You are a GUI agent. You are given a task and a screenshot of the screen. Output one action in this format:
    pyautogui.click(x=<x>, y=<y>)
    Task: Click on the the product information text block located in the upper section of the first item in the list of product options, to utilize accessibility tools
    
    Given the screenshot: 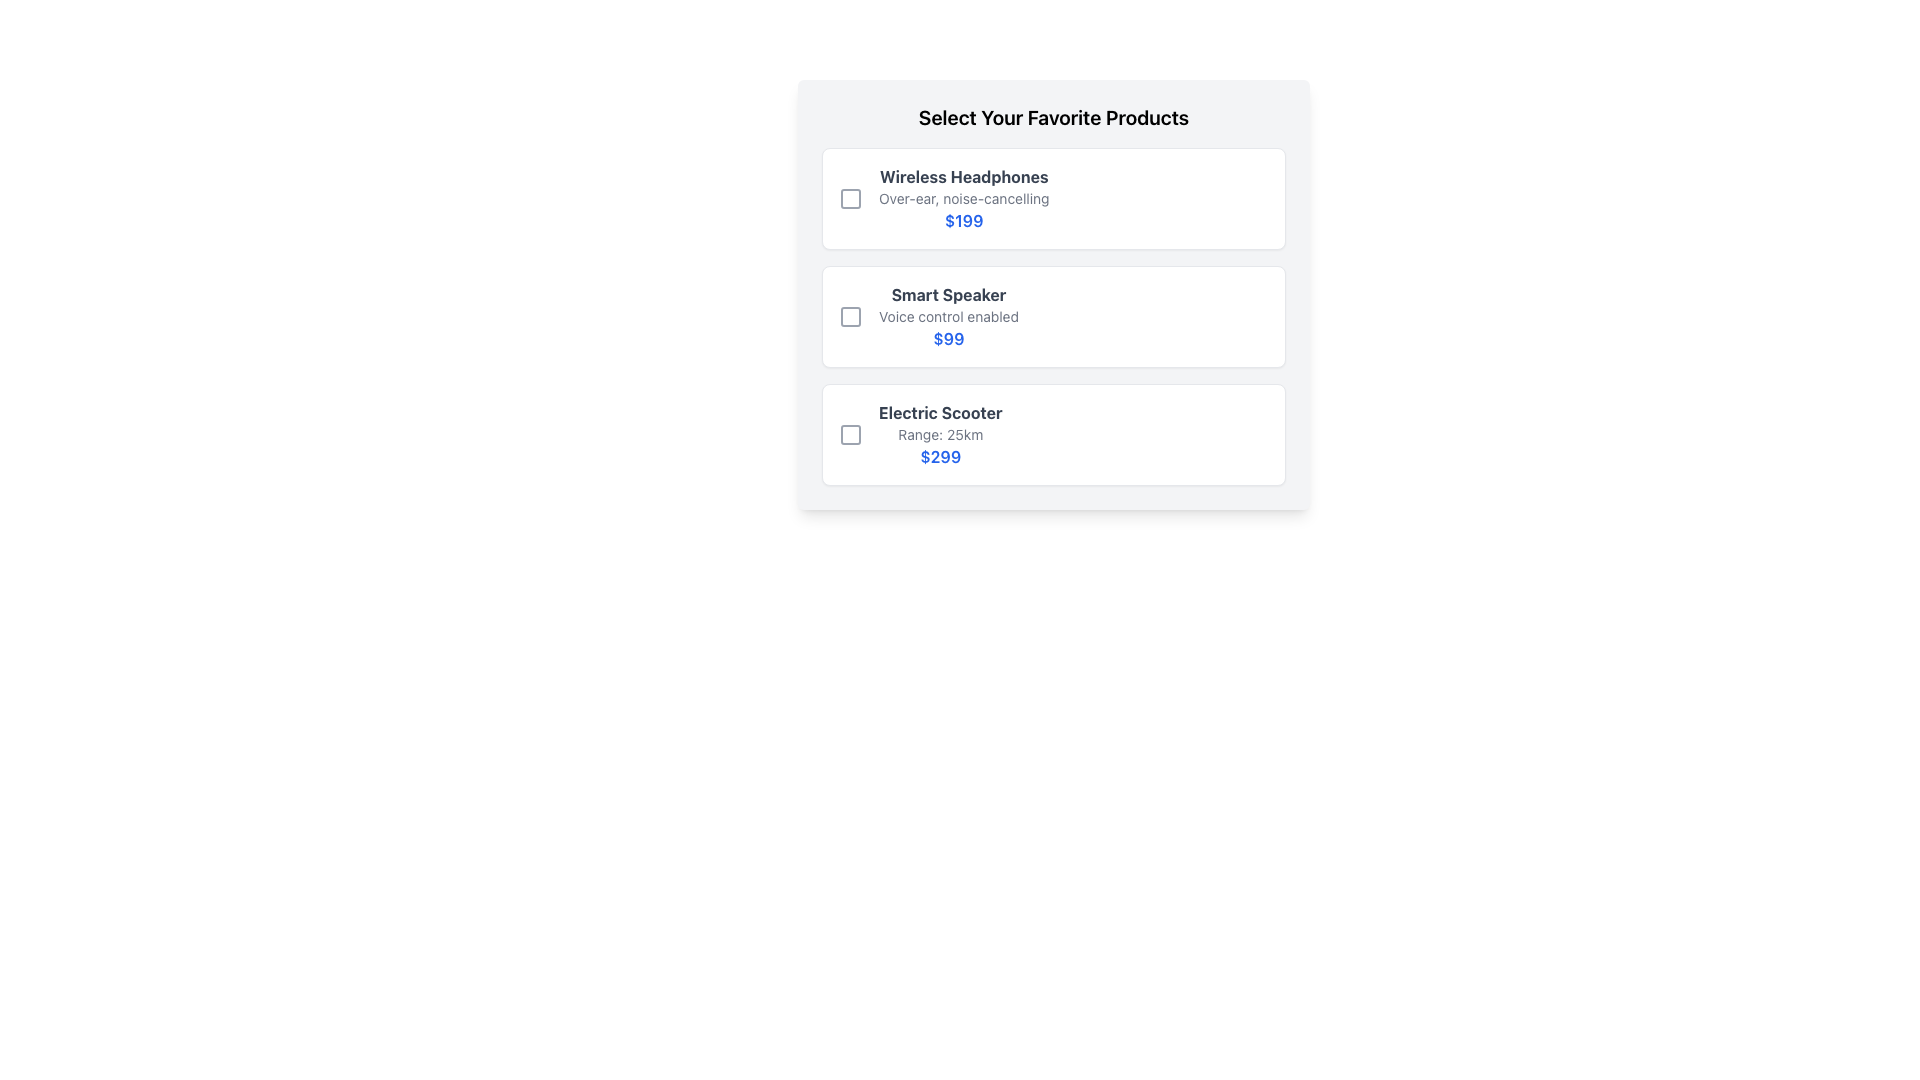 What is the action you would take?
    pyautogui.click(x=964, y=199)
    